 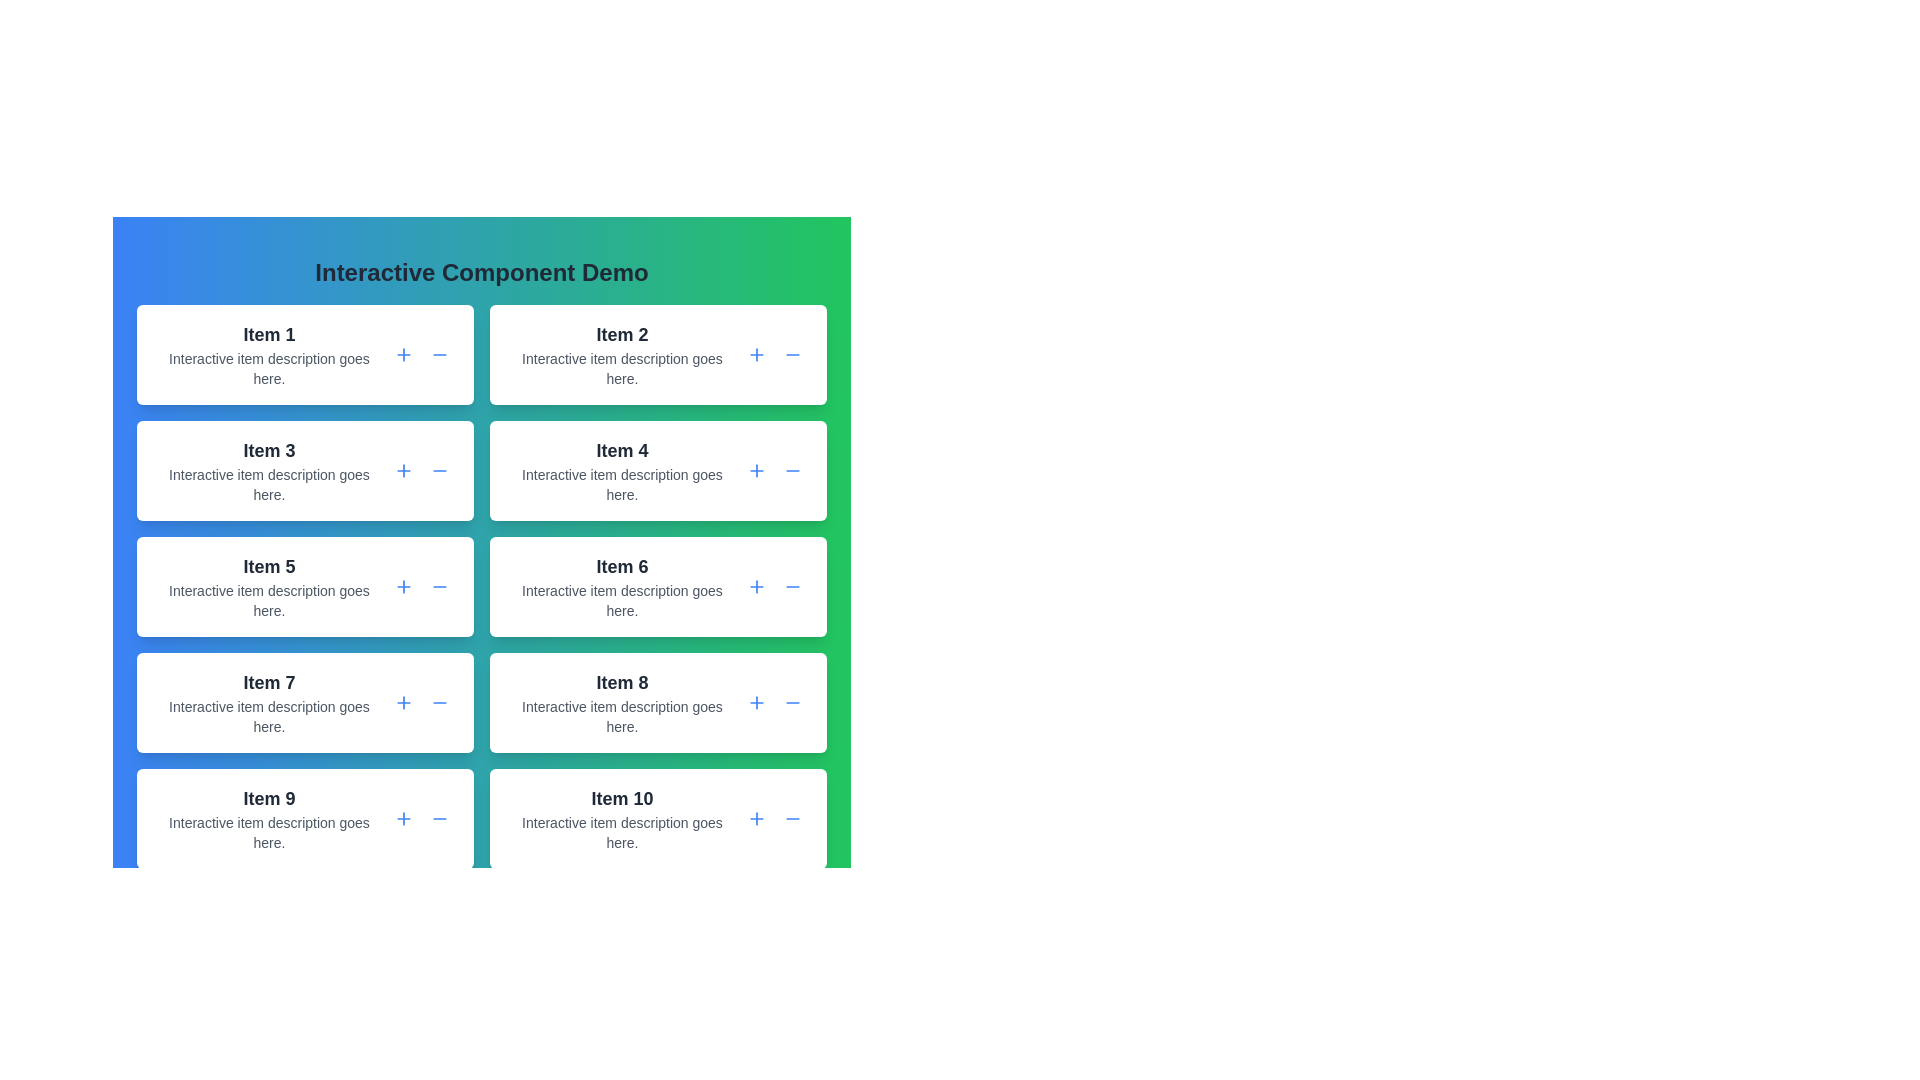 What do you see at coordinates (791, 353) in the screenshot?
I see `the 'minus' button located in the top row of the second column of the grid layout, positioned to the right of the 'Item 2' card, to decrease a value` at bounding box center [791, 353].